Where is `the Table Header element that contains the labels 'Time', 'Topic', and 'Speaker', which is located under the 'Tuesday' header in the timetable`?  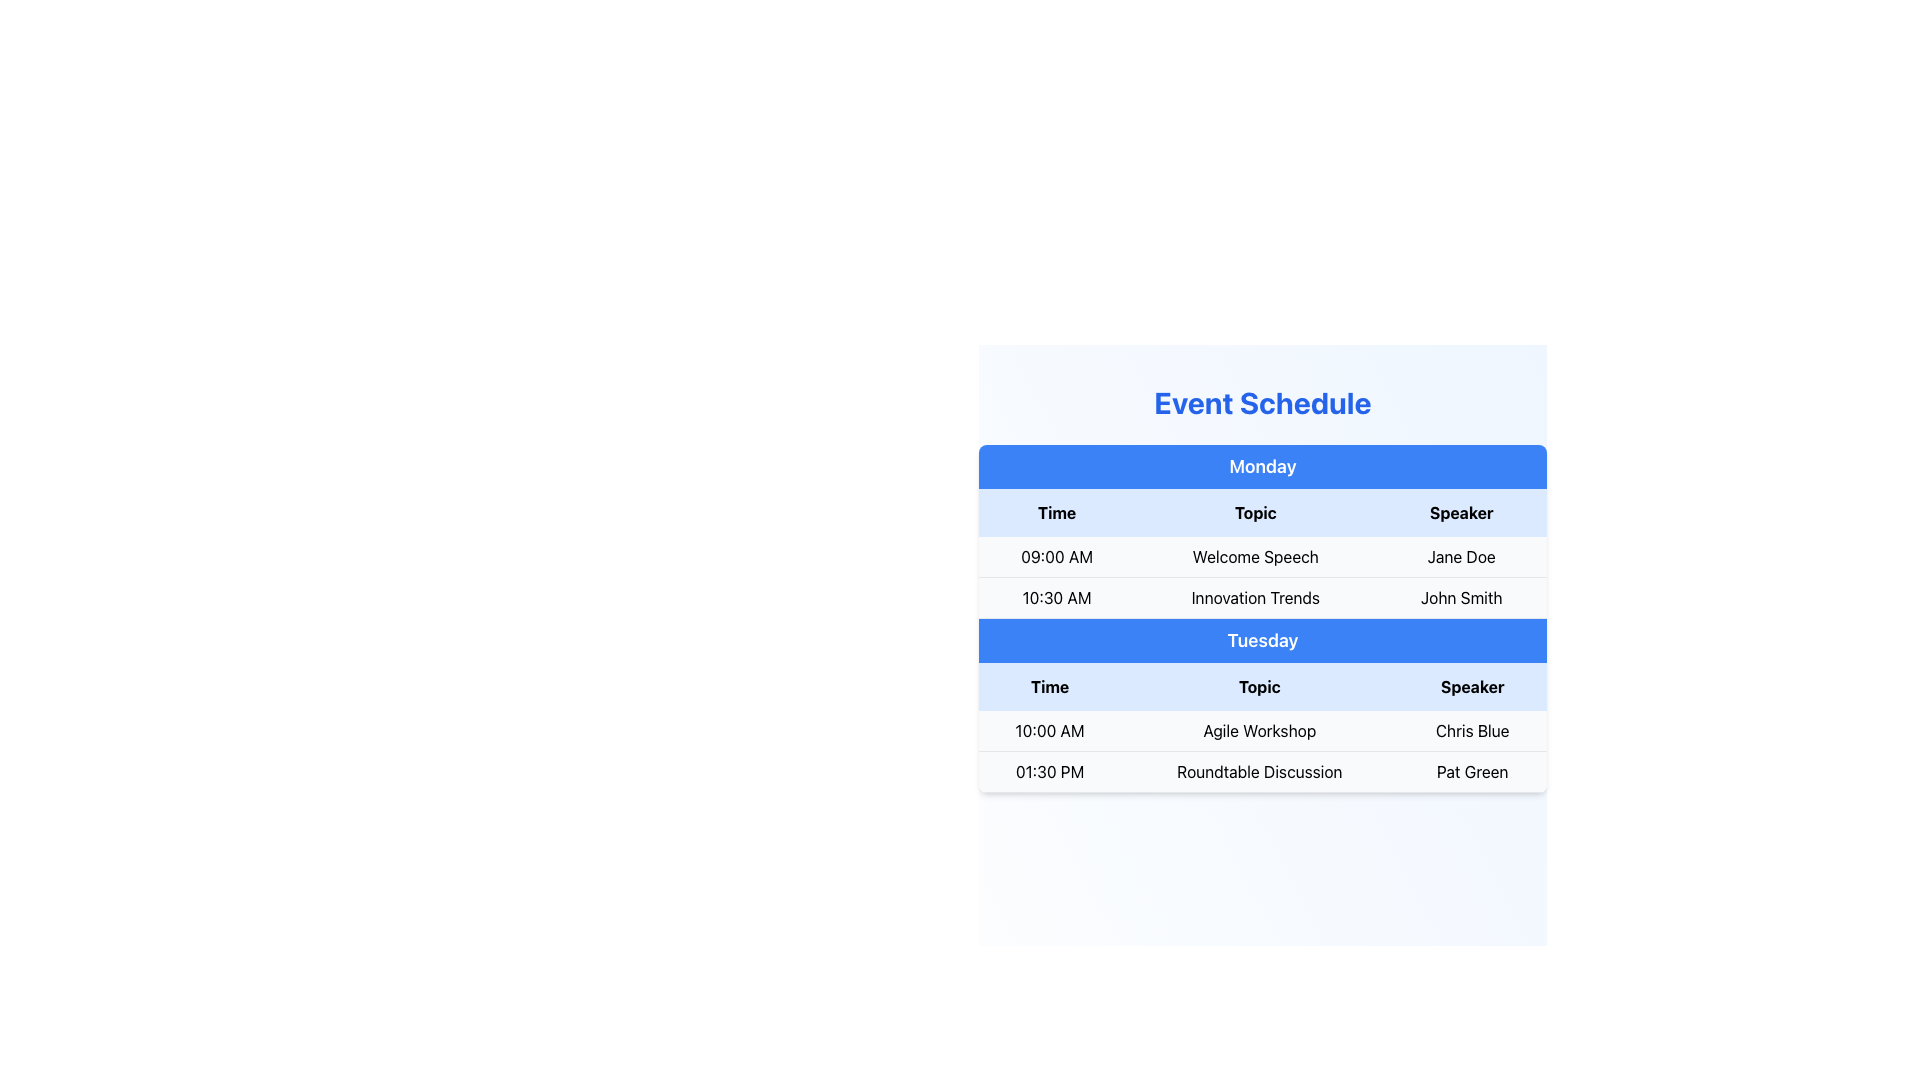 the Table Header element that contains the labels 'Time', 'Topic', and 'Speaker', which is located under the 'Tuesday' header in the timetable is located at coordinates (1261, 685).